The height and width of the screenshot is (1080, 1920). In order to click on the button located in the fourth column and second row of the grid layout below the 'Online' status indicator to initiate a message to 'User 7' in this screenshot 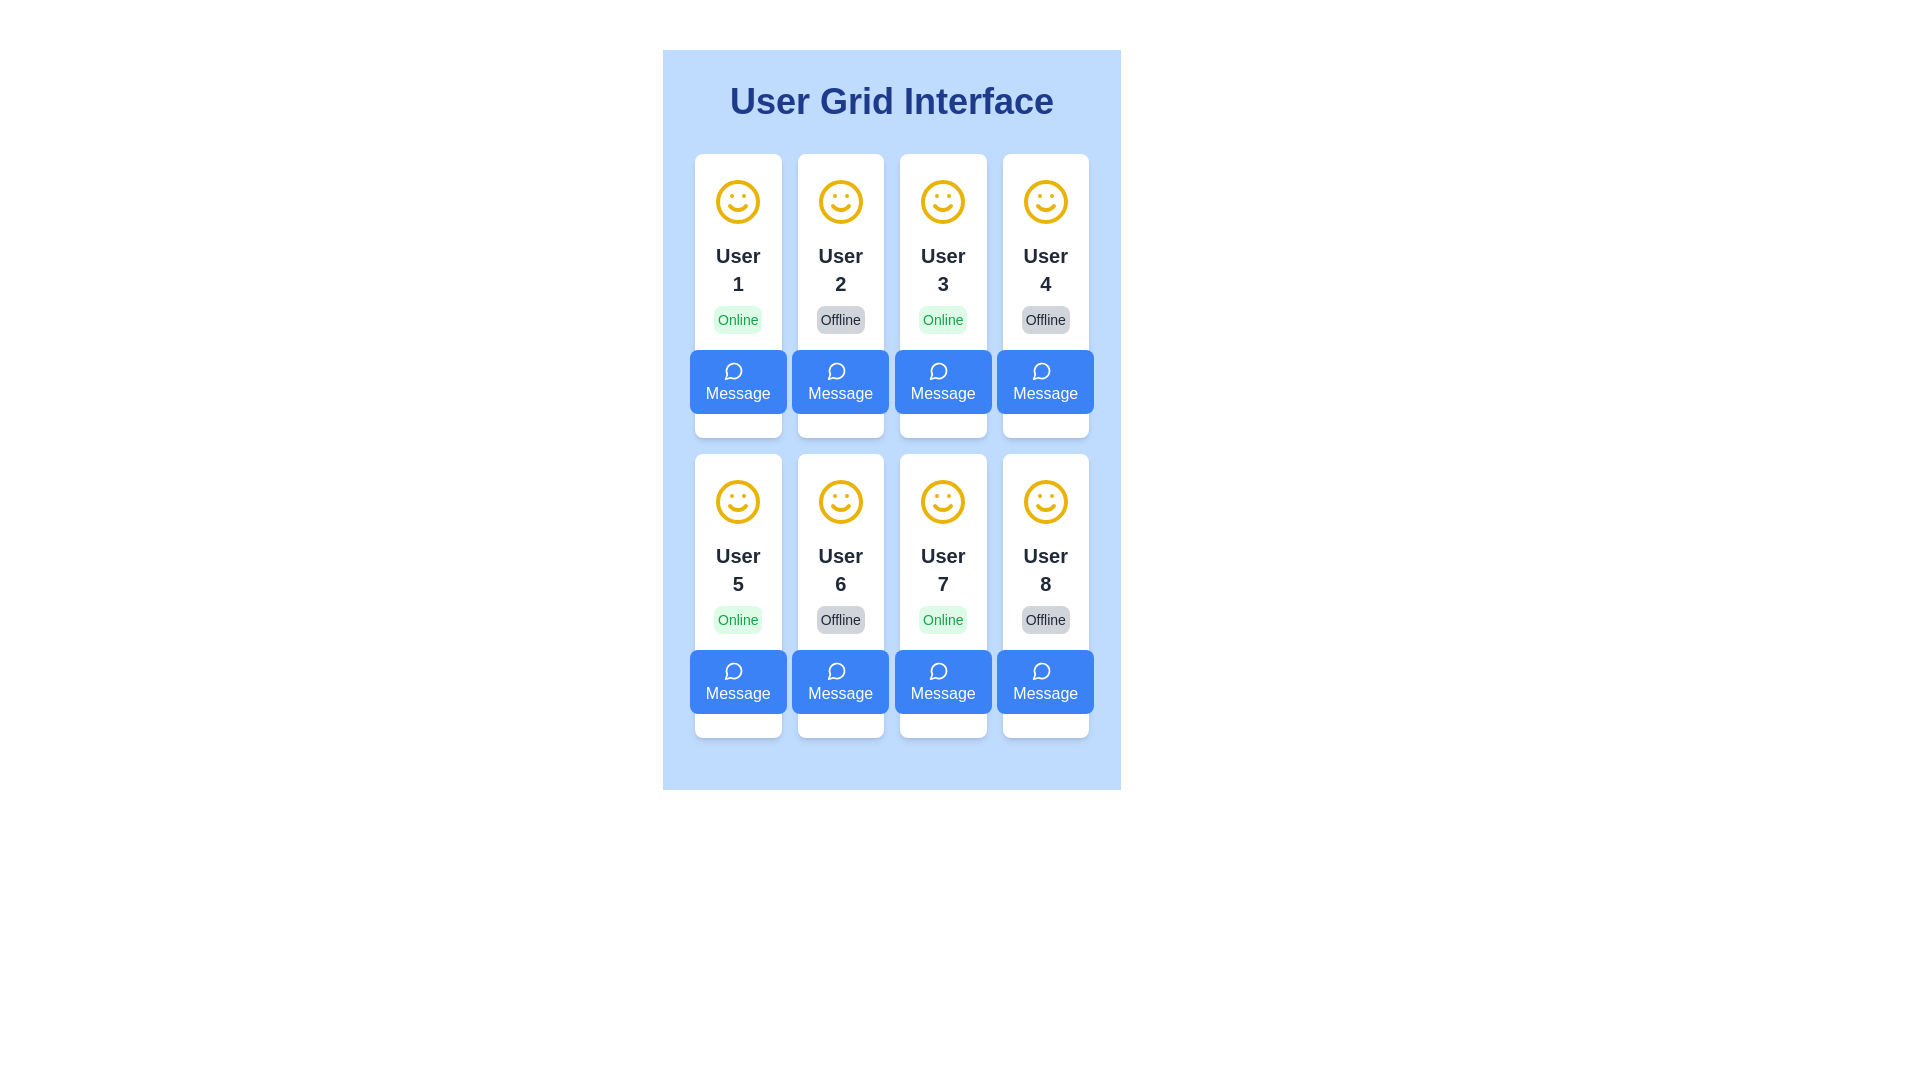, I will do `click(941, 681)`.